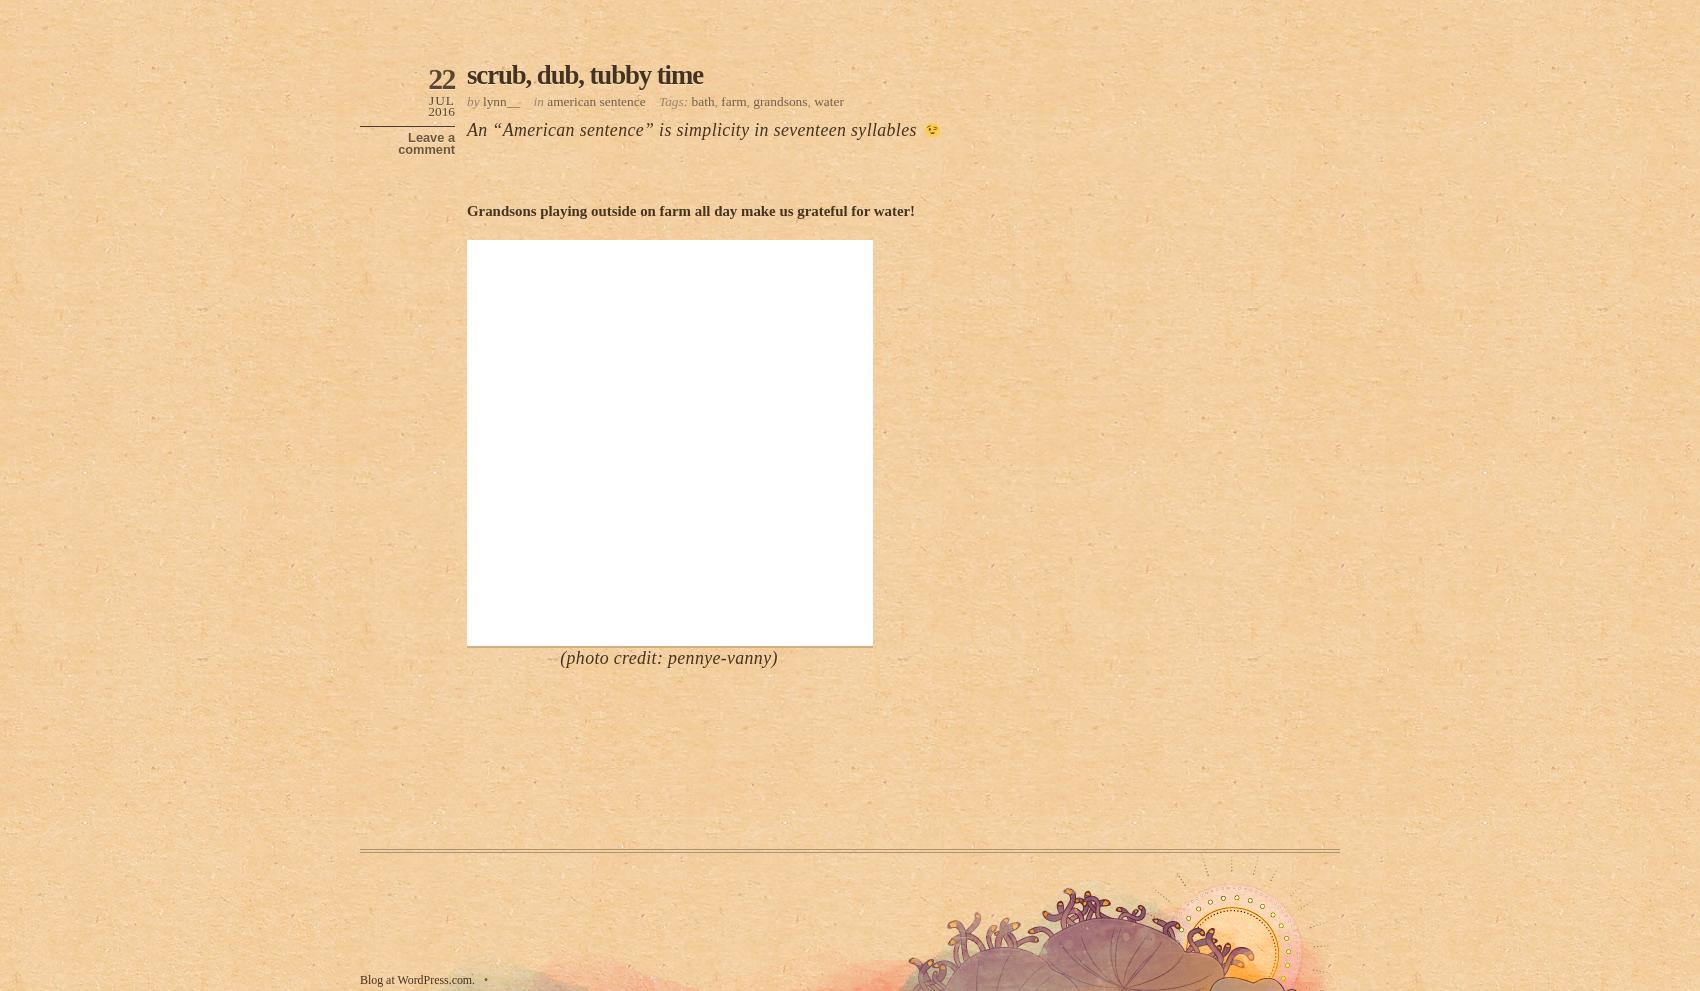 Image resolution: width=1700 pixels, height=991 pixels. I want to click on 'lynn__', so click(500, 99).